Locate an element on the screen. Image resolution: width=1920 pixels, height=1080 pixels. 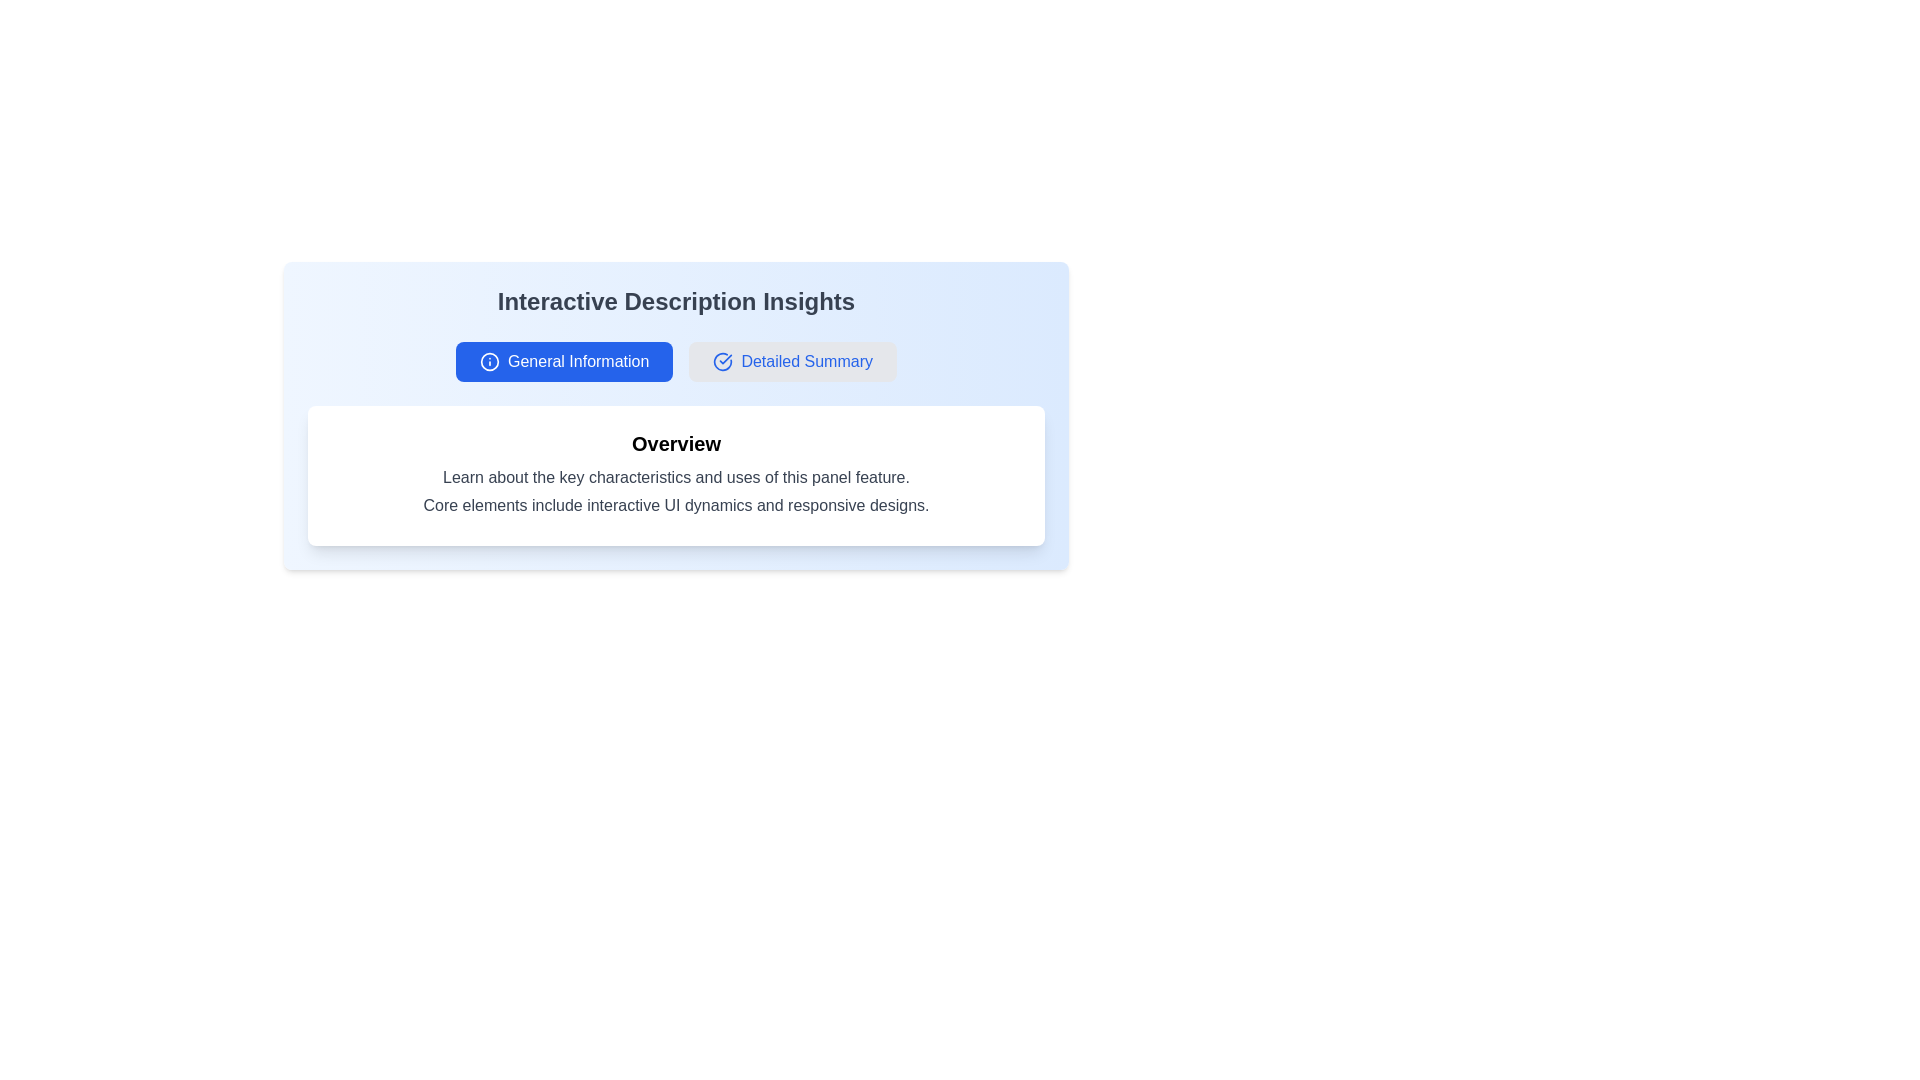
the navigational button located next to the 'General Information' button is located at coordinates (792, 362).